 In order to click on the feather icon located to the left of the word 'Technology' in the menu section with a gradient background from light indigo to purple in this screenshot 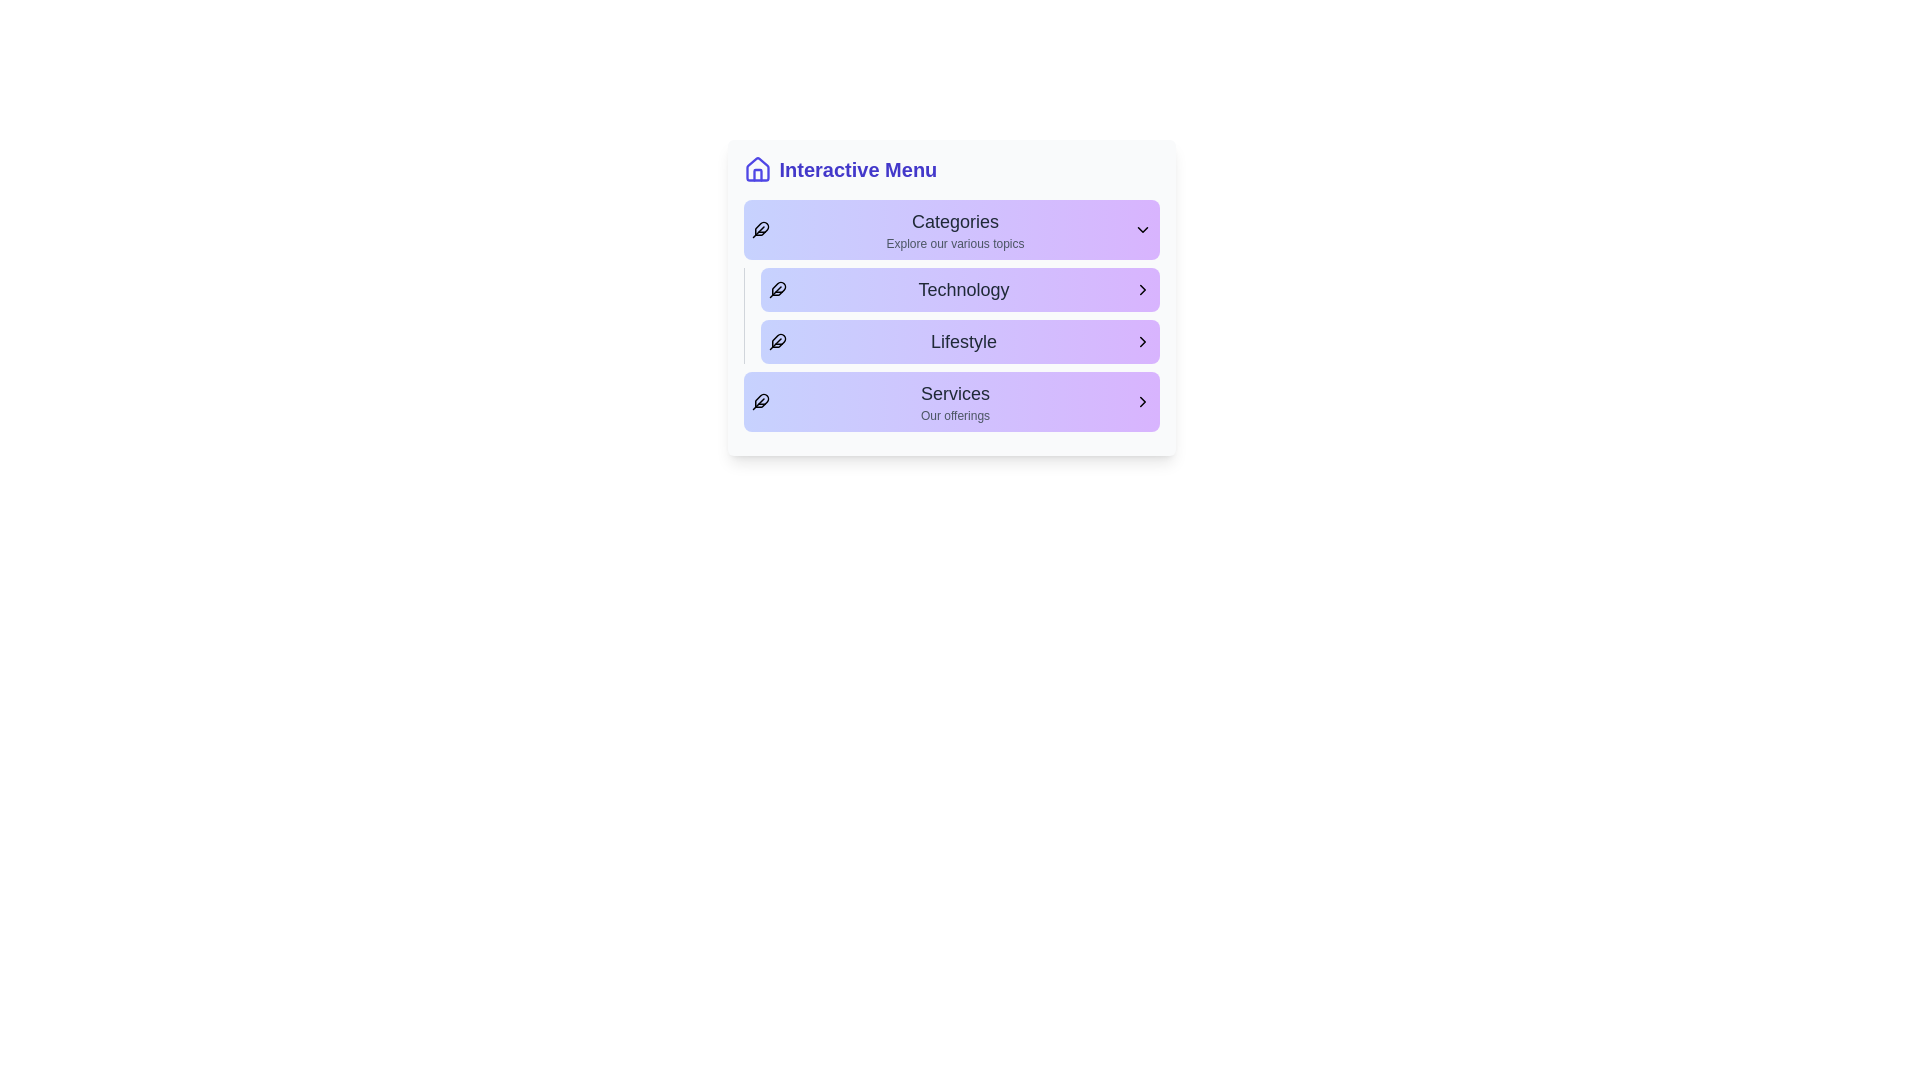, I will do `click(776, 289)`.